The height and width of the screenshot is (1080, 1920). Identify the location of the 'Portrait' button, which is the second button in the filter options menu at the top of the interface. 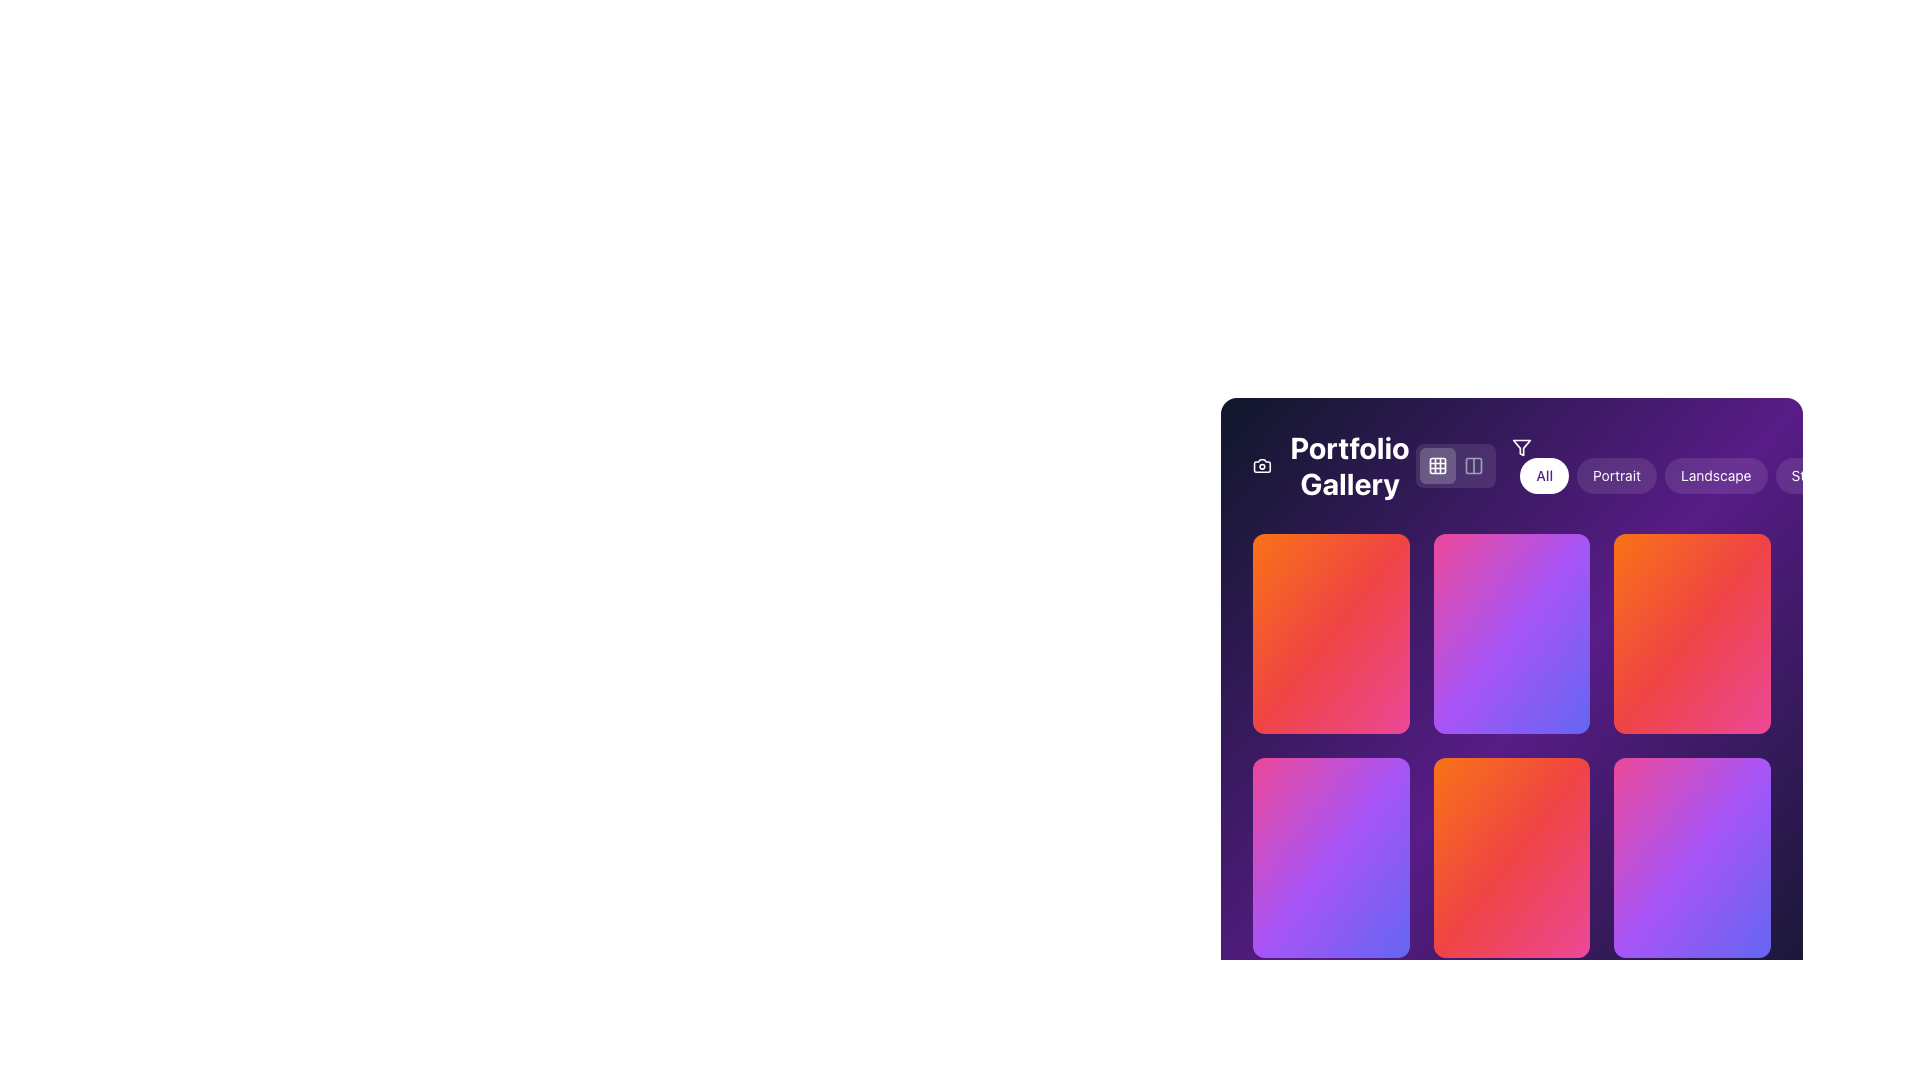
(1617, 475).